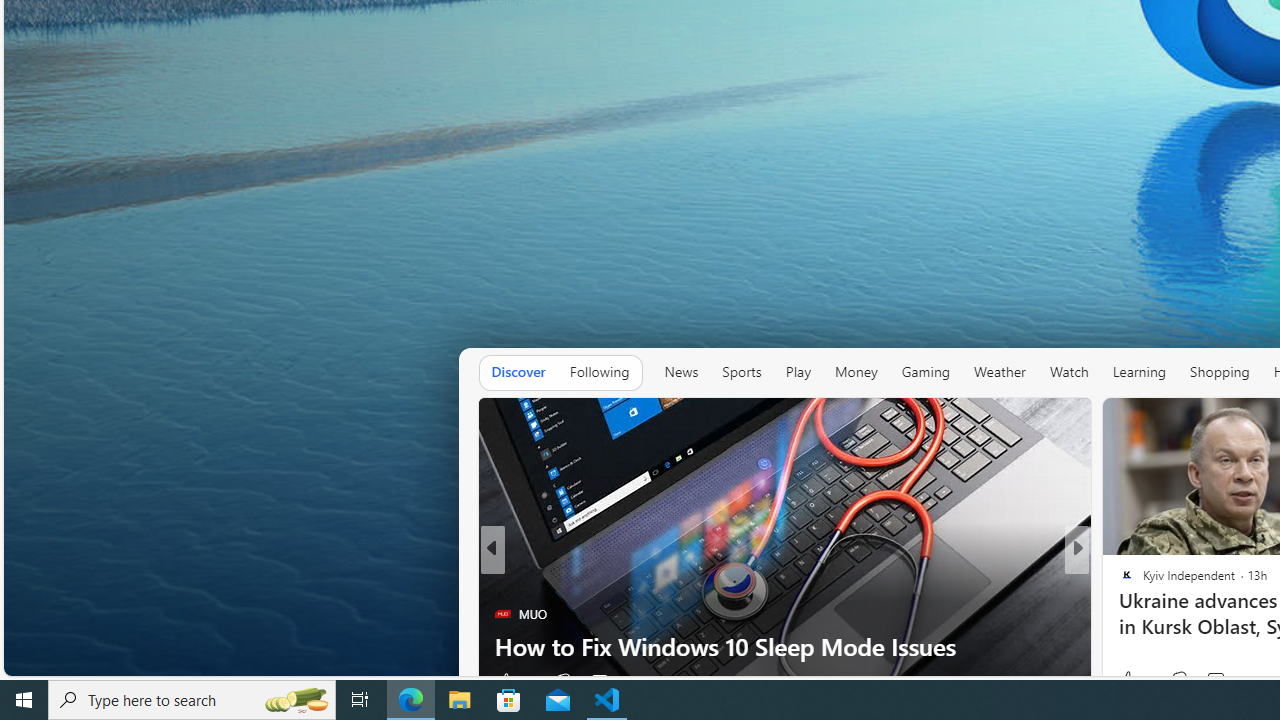 The width and height of the screenshot is (1280, 720). I want to click on 'Sports', so click(740, 371).